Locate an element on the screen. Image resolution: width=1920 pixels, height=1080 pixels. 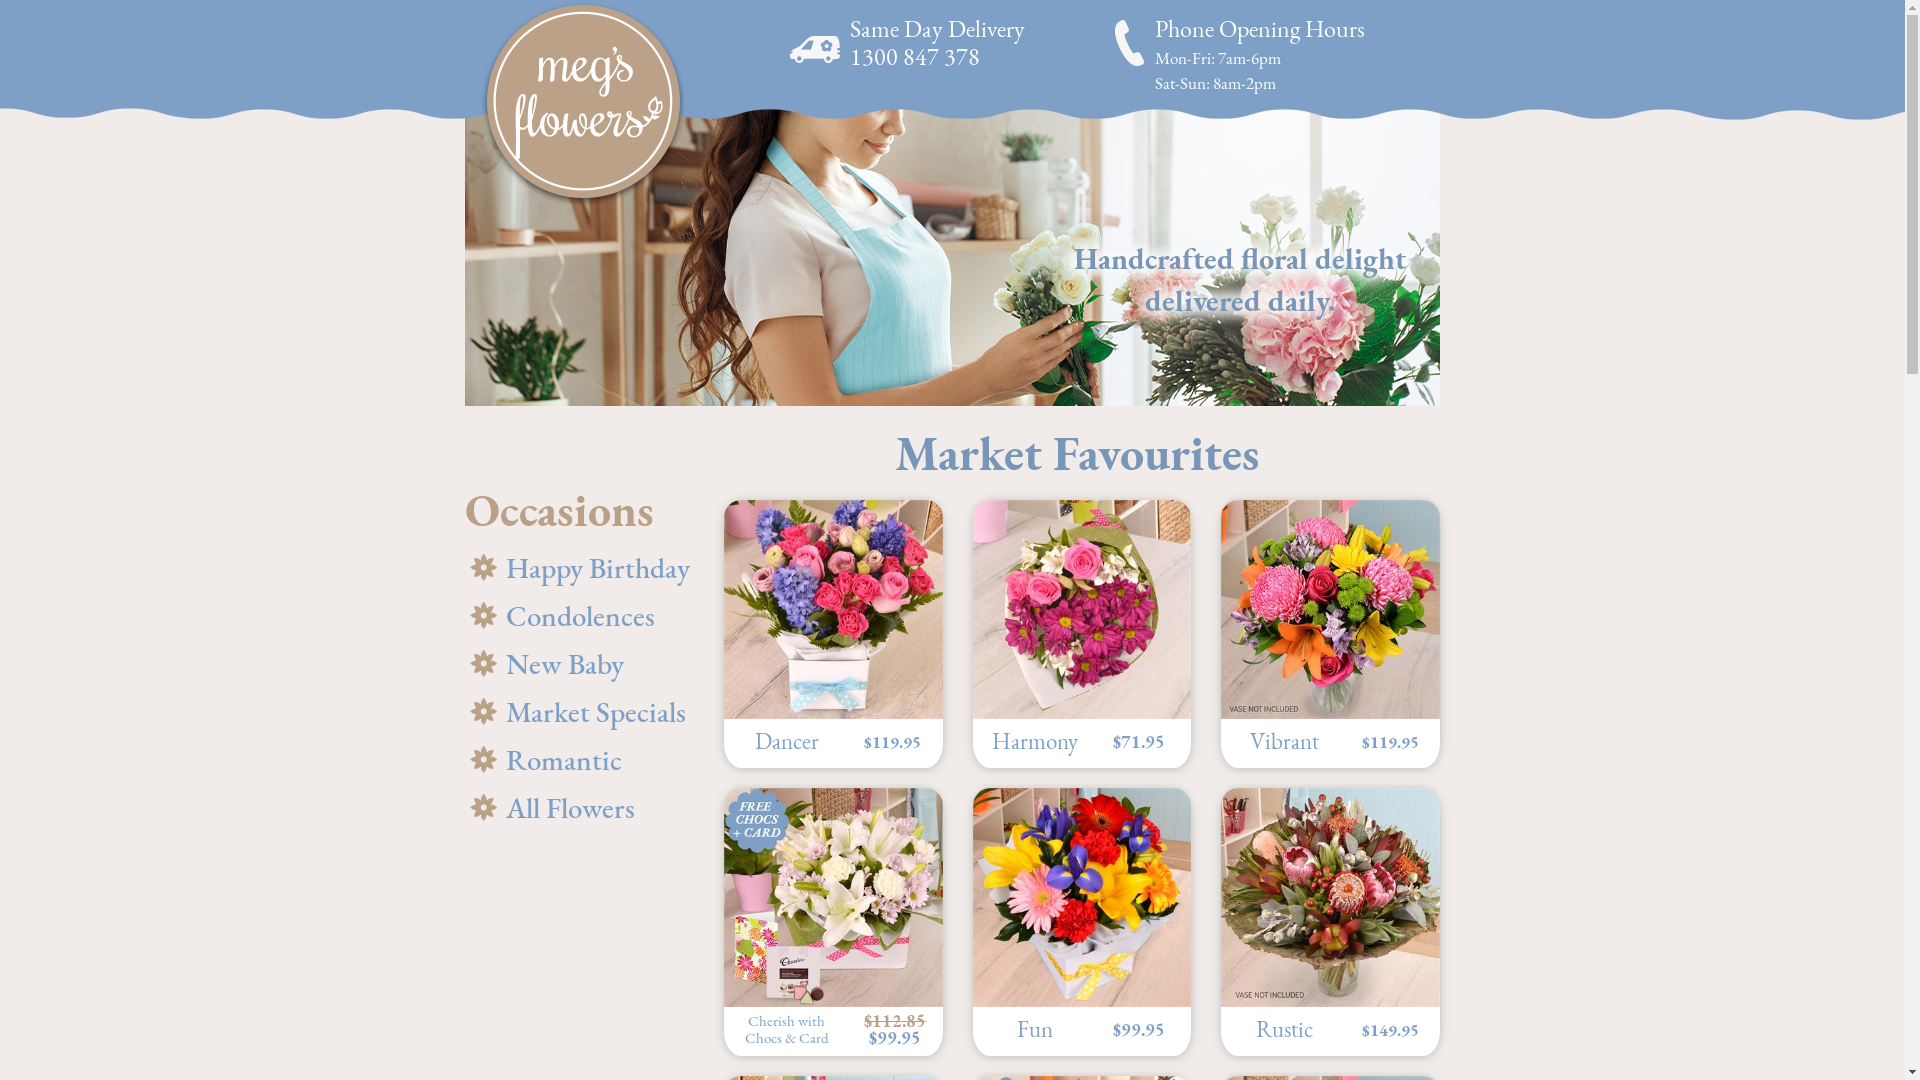
'Fun is located at coordinates (1080, 921).